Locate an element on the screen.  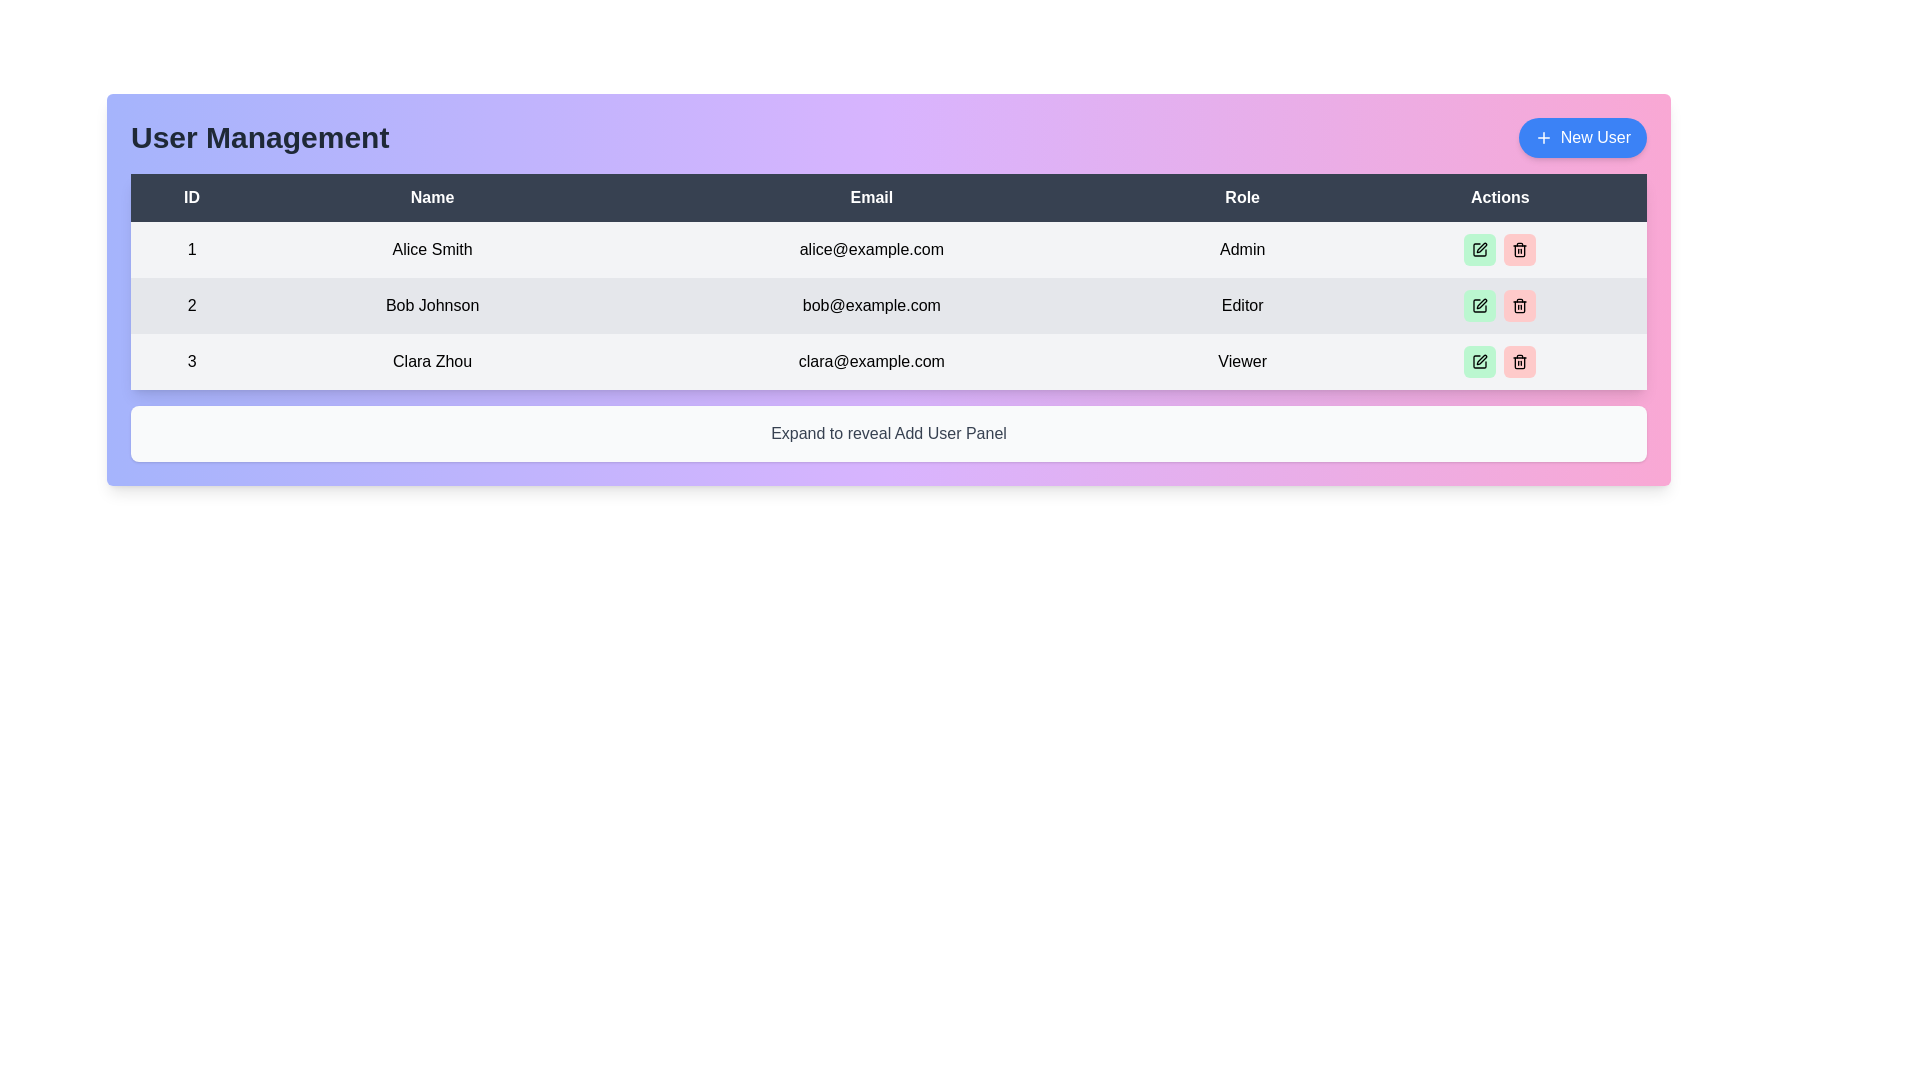
the label displaying the name of an individual in the second row of the table under the 'Name' column is located at coordinates (431, 305).